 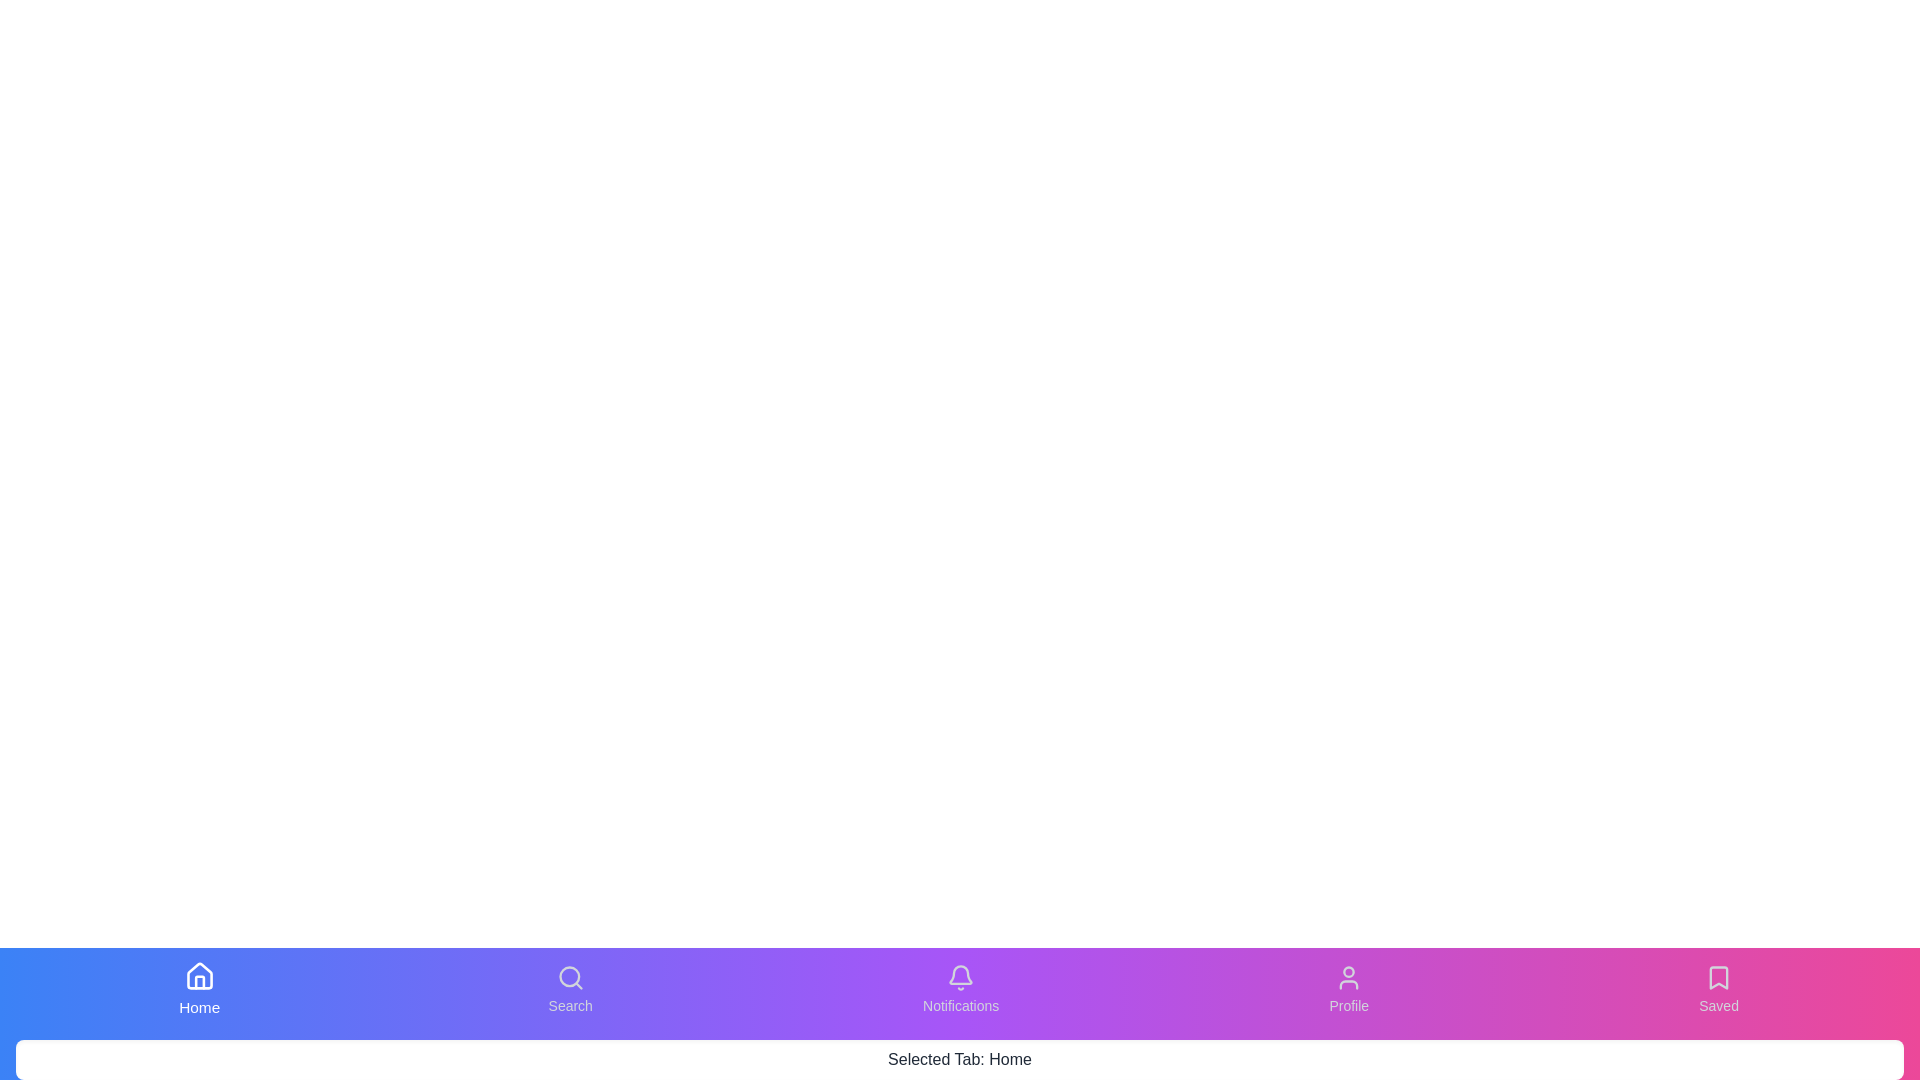 What do you see at coordinates (1718, 990) in the screenshot?
I see `the tab button labeled Saved to switch to its respective content` at bounding box center [1718, 990].